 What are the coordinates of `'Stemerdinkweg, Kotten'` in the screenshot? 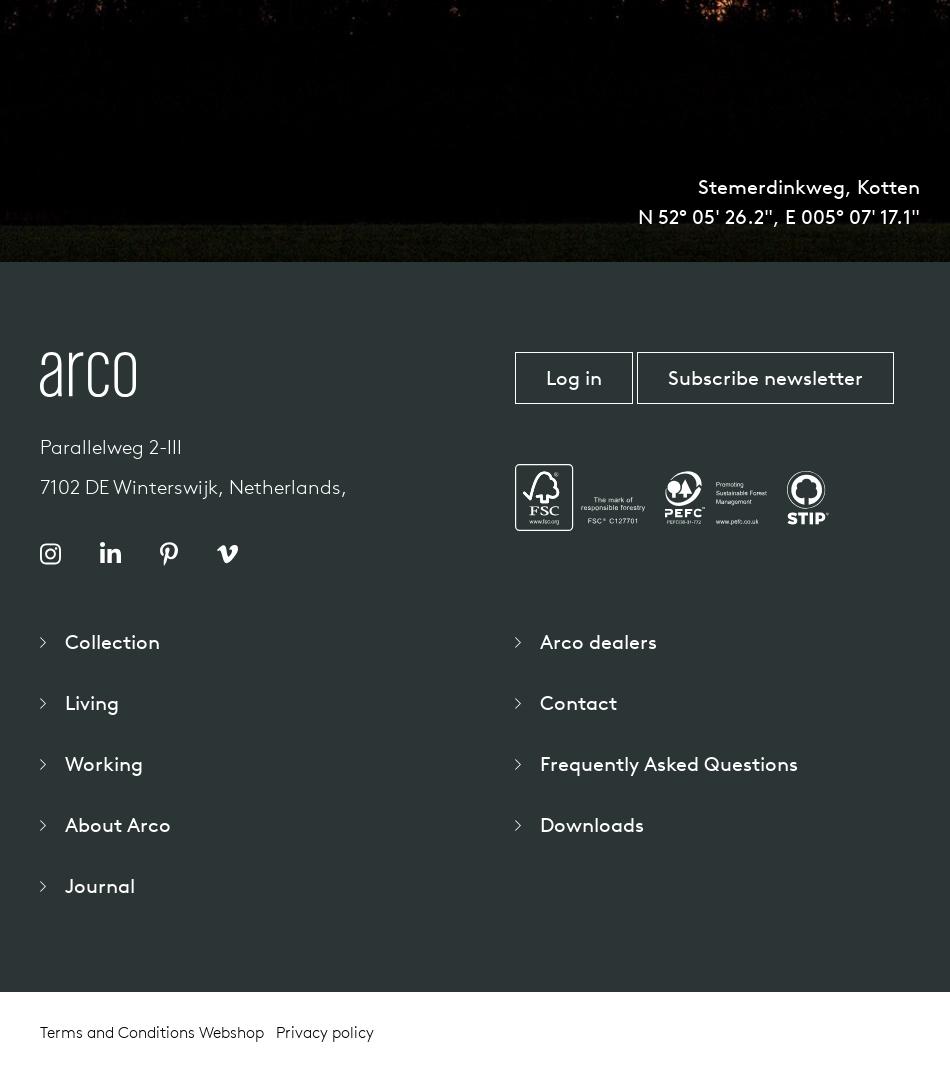 It's located at (697, 186).